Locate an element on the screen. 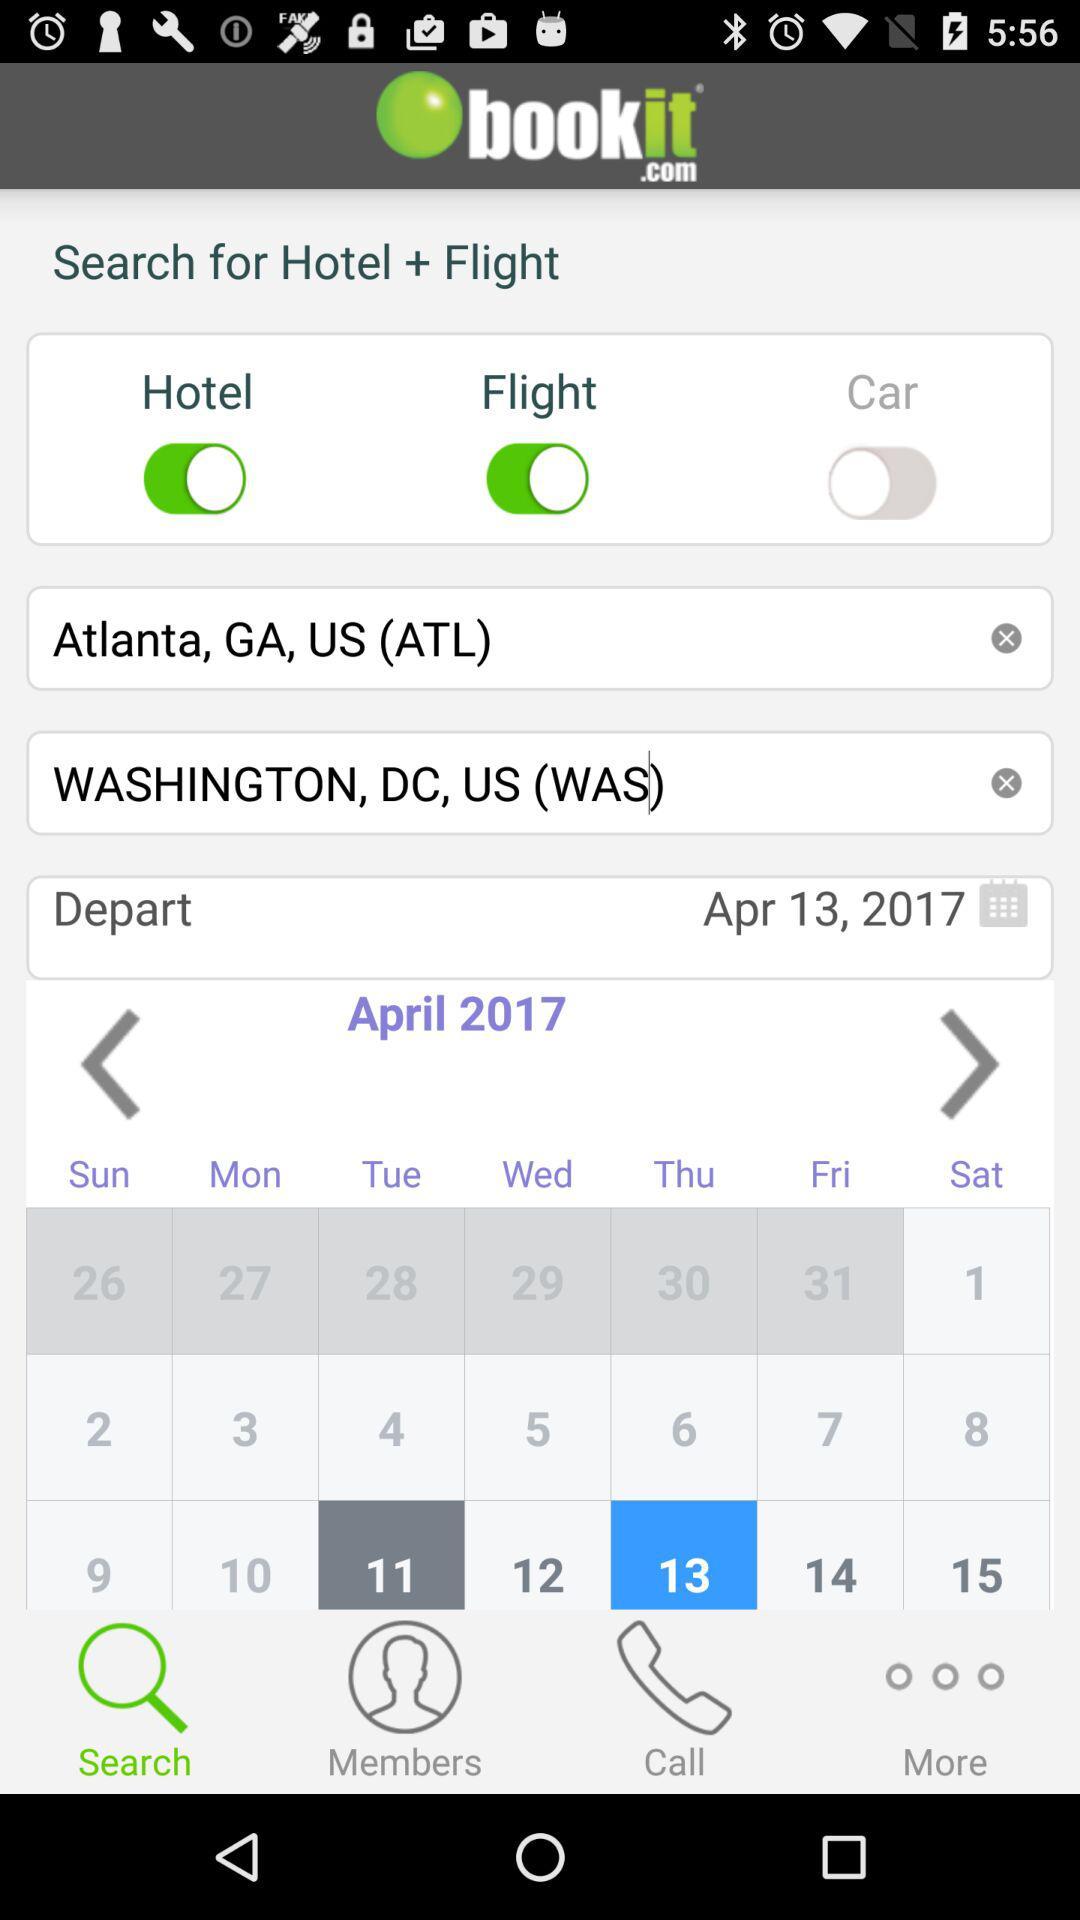  item above the sun is located at coordinates (110, 1063).